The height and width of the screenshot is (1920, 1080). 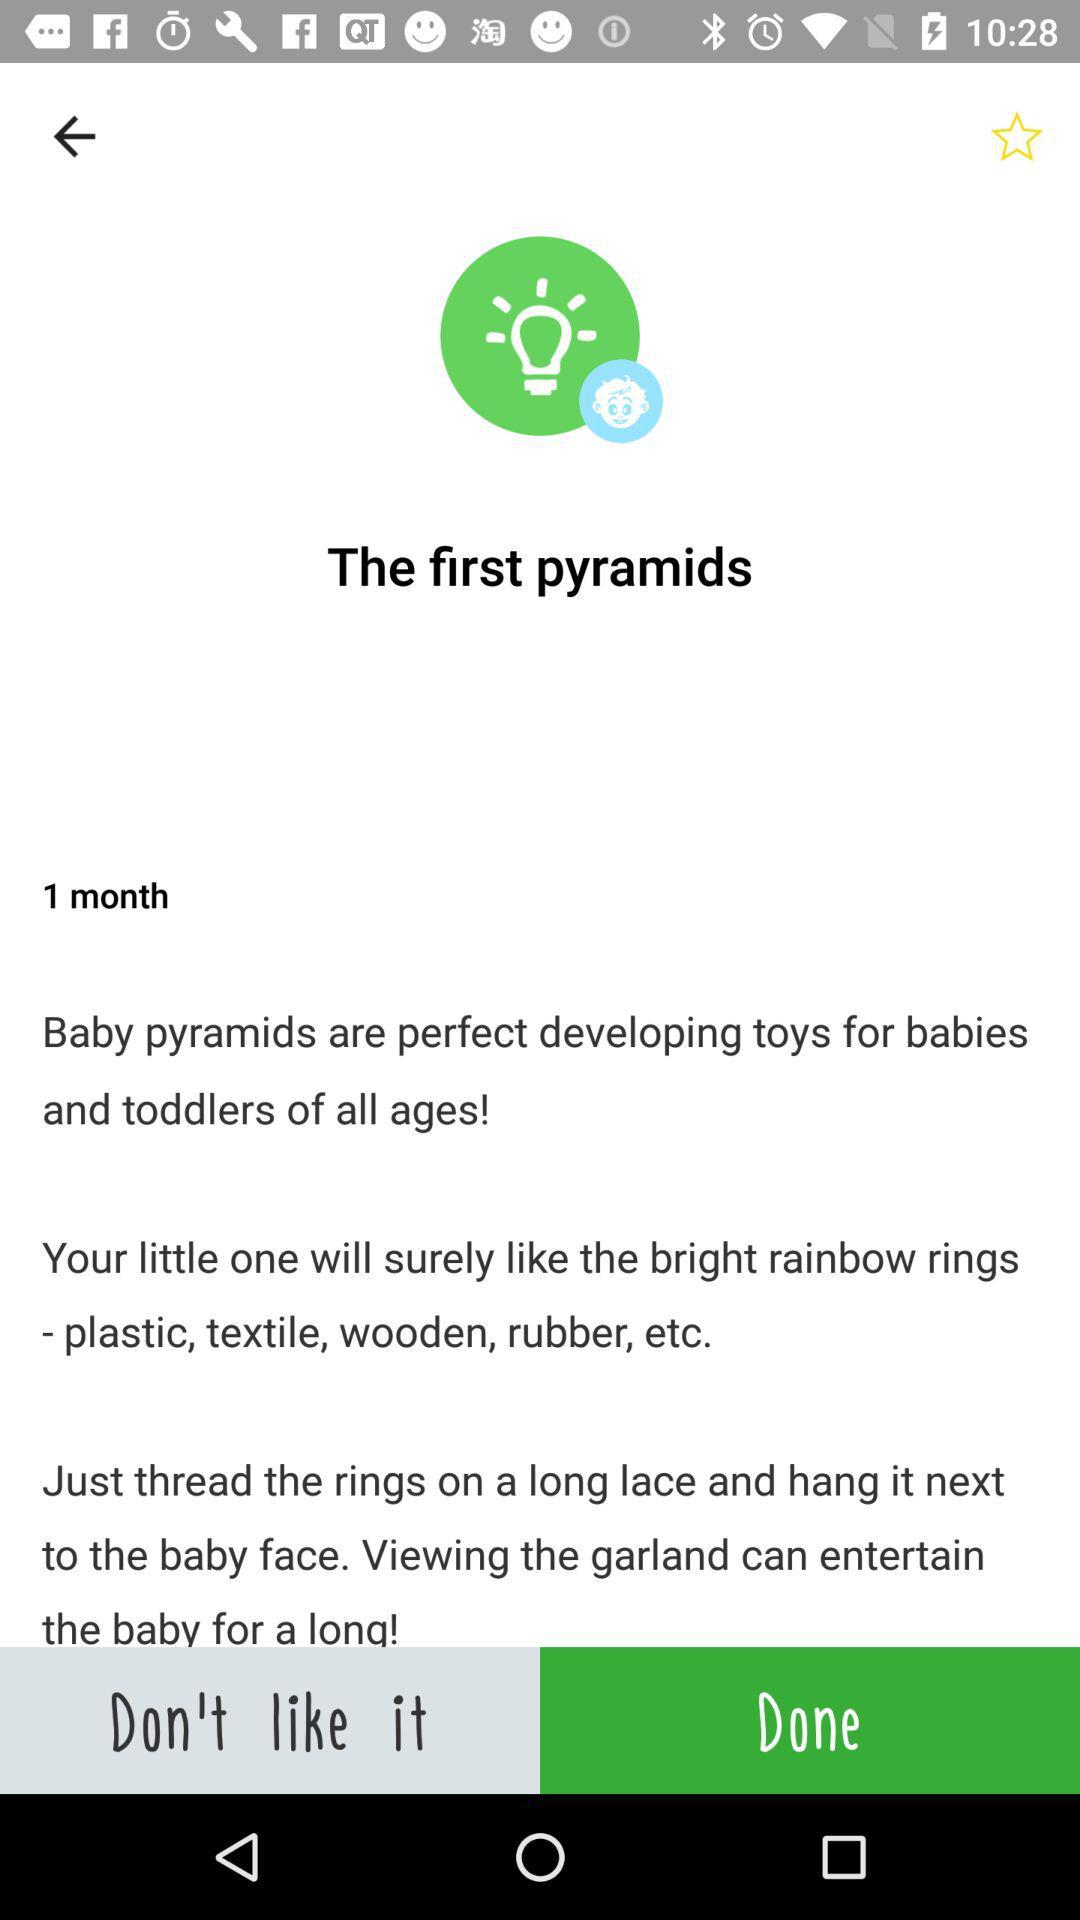 I want to click on the icon at the top right corner, so click(x=1017, y=135).